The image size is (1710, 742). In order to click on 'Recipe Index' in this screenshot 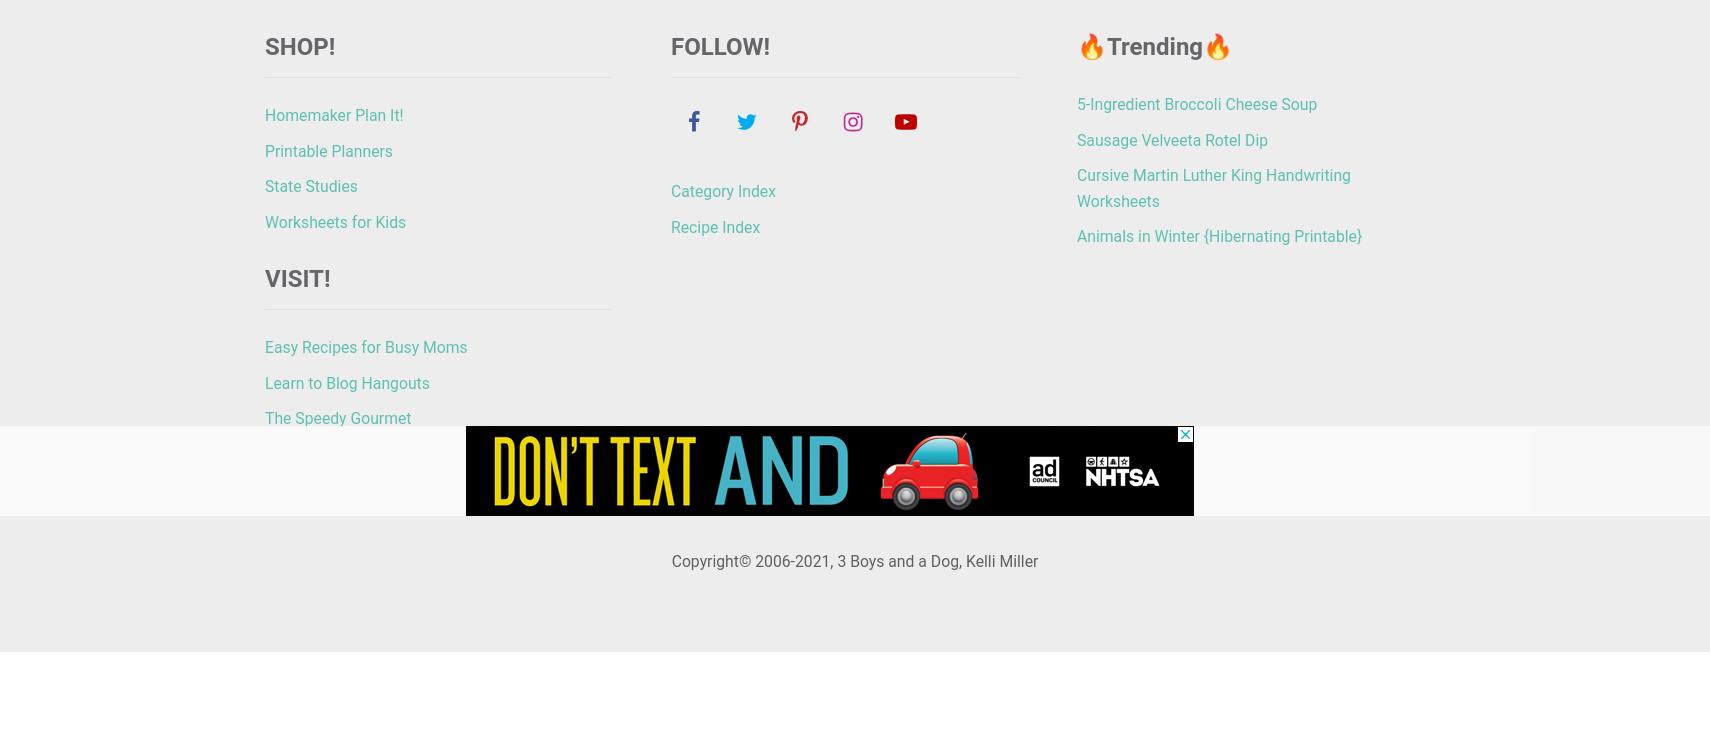, I will do `click(715, 225)`.